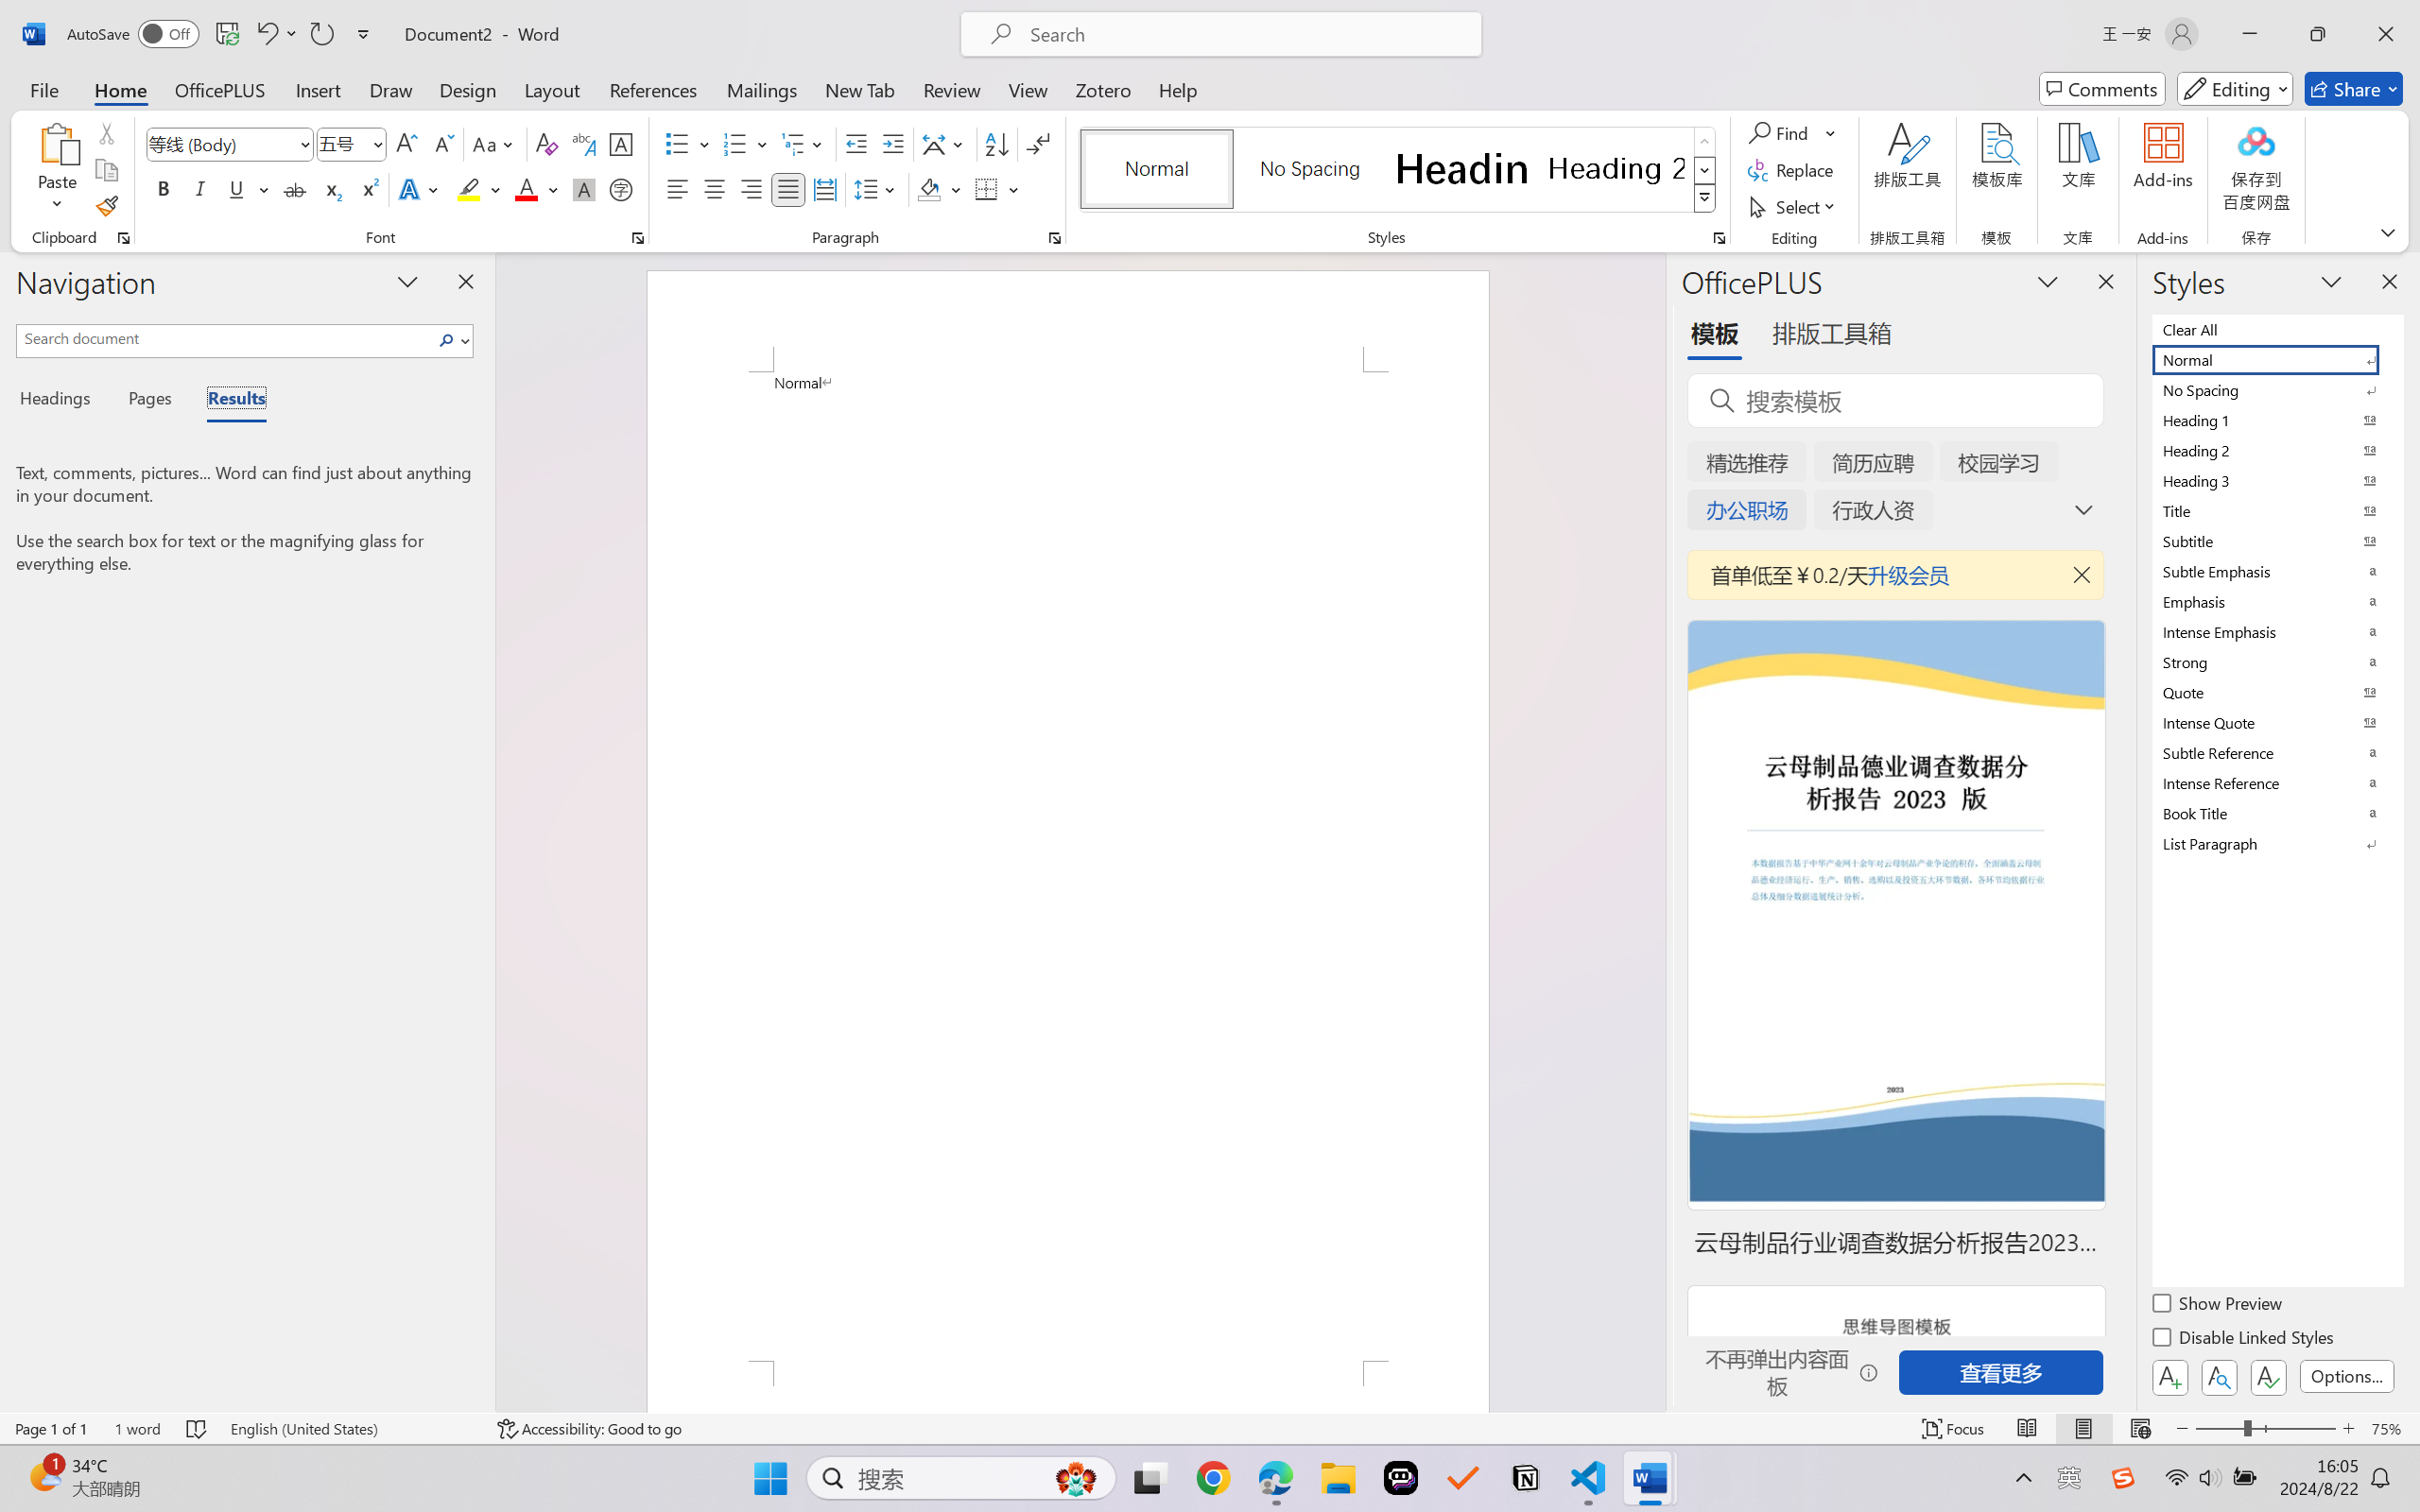 This screenshot has height=1512, width=2420. Describe the element at coordinates (2275, 388) in the screenshot. I see `'No Spacing'` at that location.